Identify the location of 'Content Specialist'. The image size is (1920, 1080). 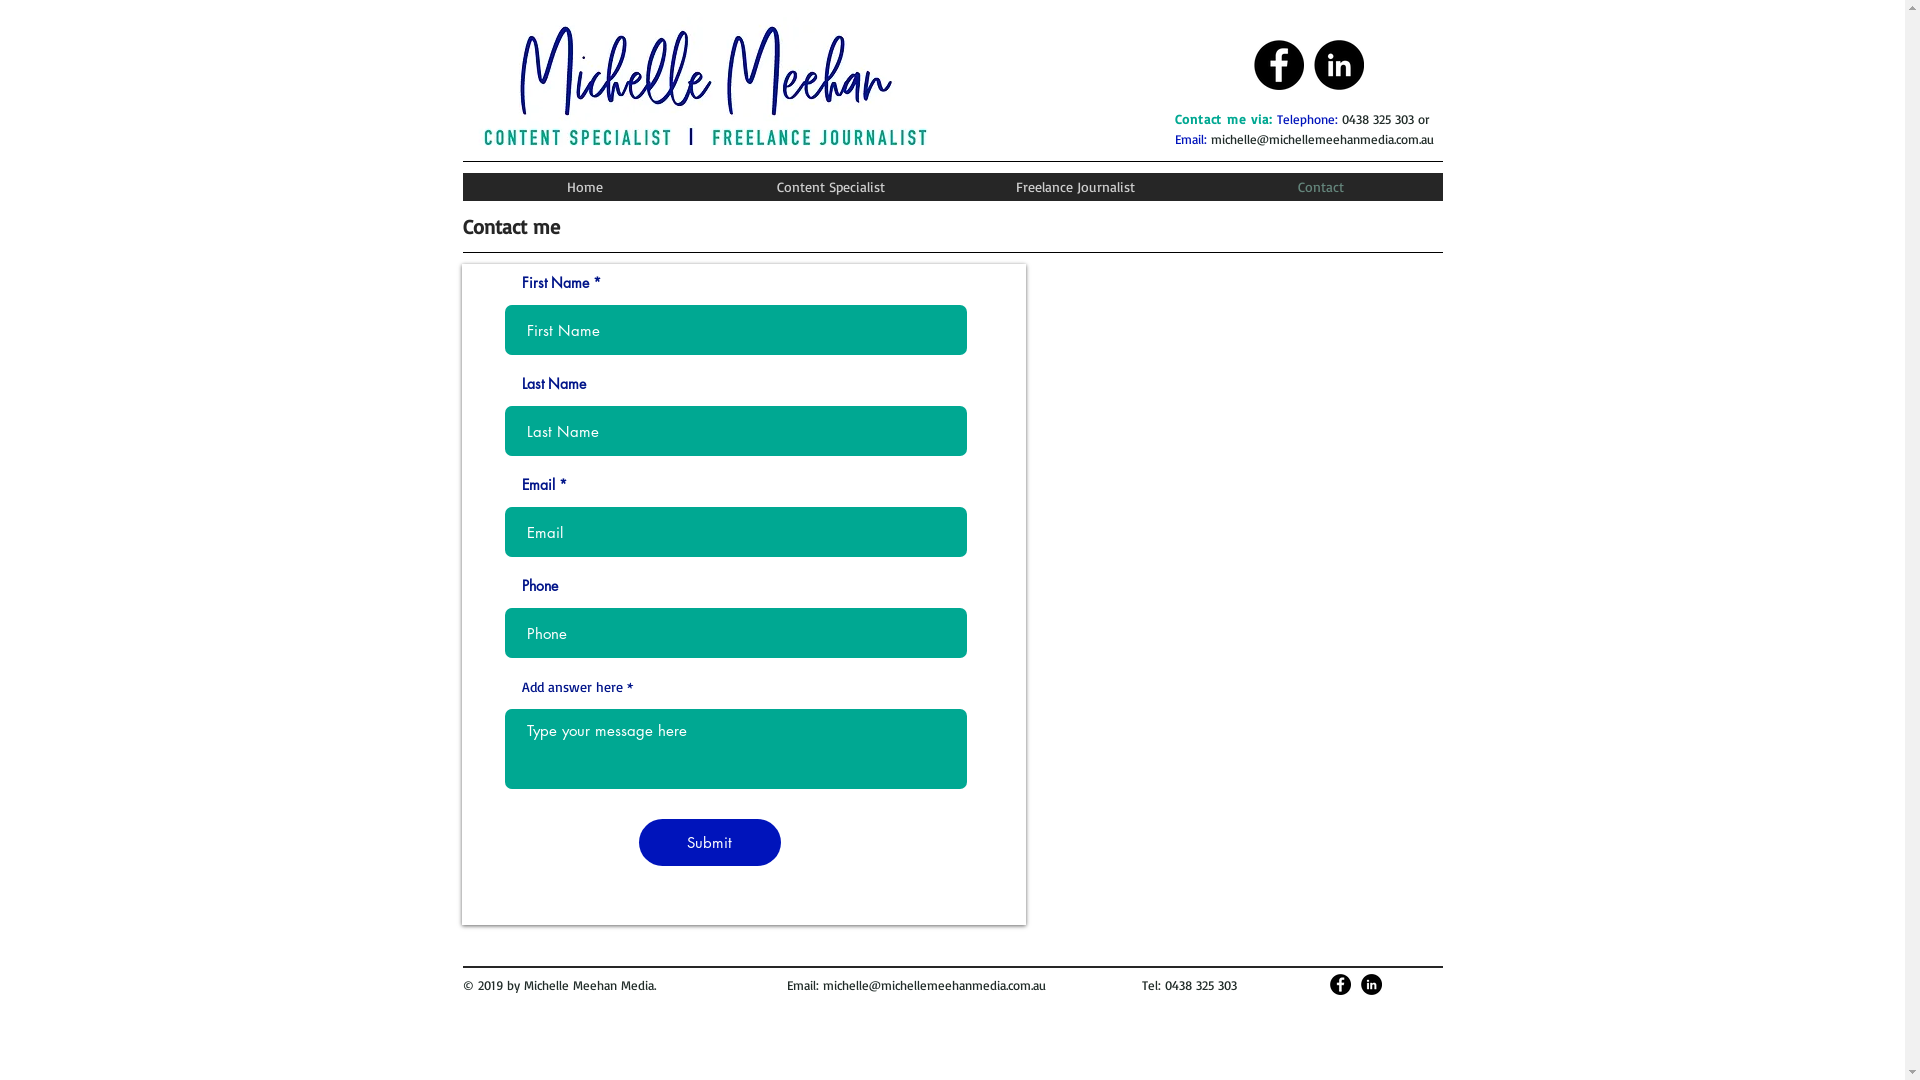
(830, 186).